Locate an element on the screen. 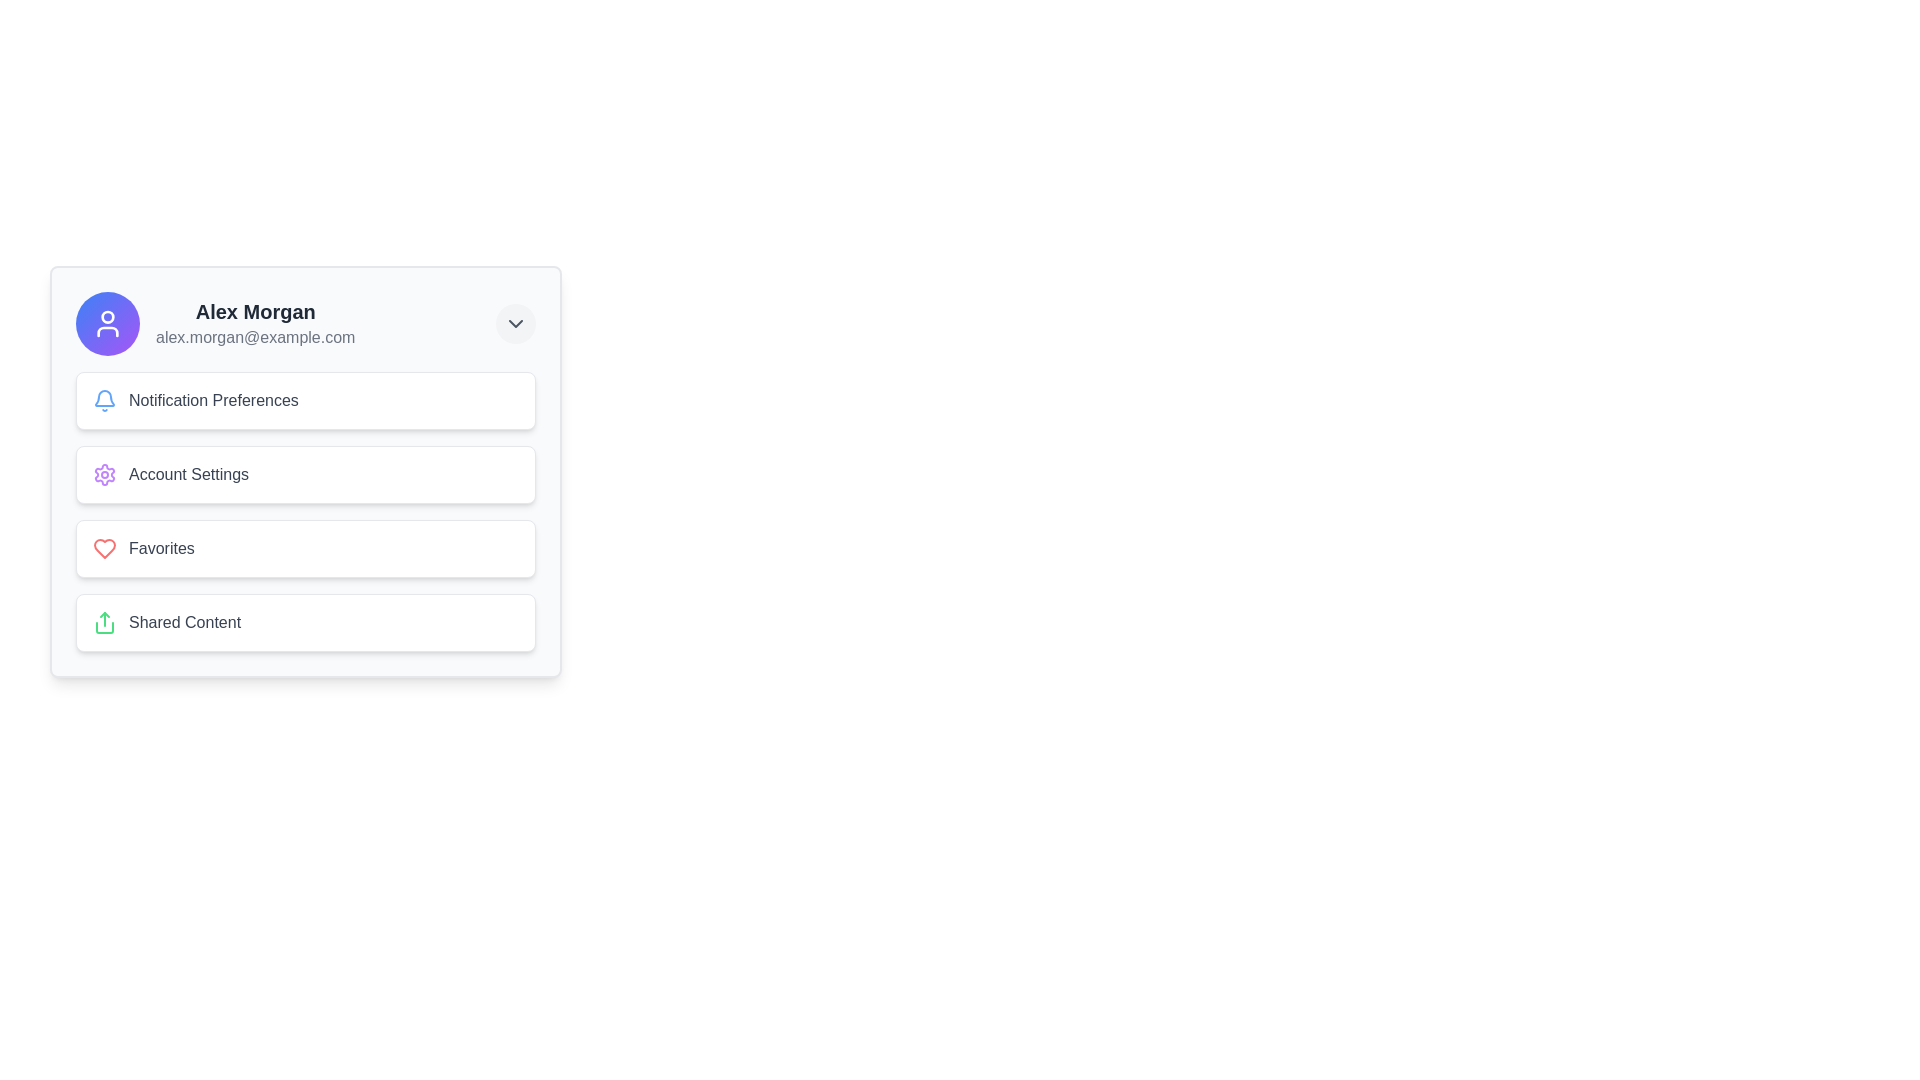 Image resolution: width=1920 pixels, height=1080 pixels. the Profile header component to inspect user details, located at the top of the card above 'Notification Preferences' is located at coordinates (305, 323).